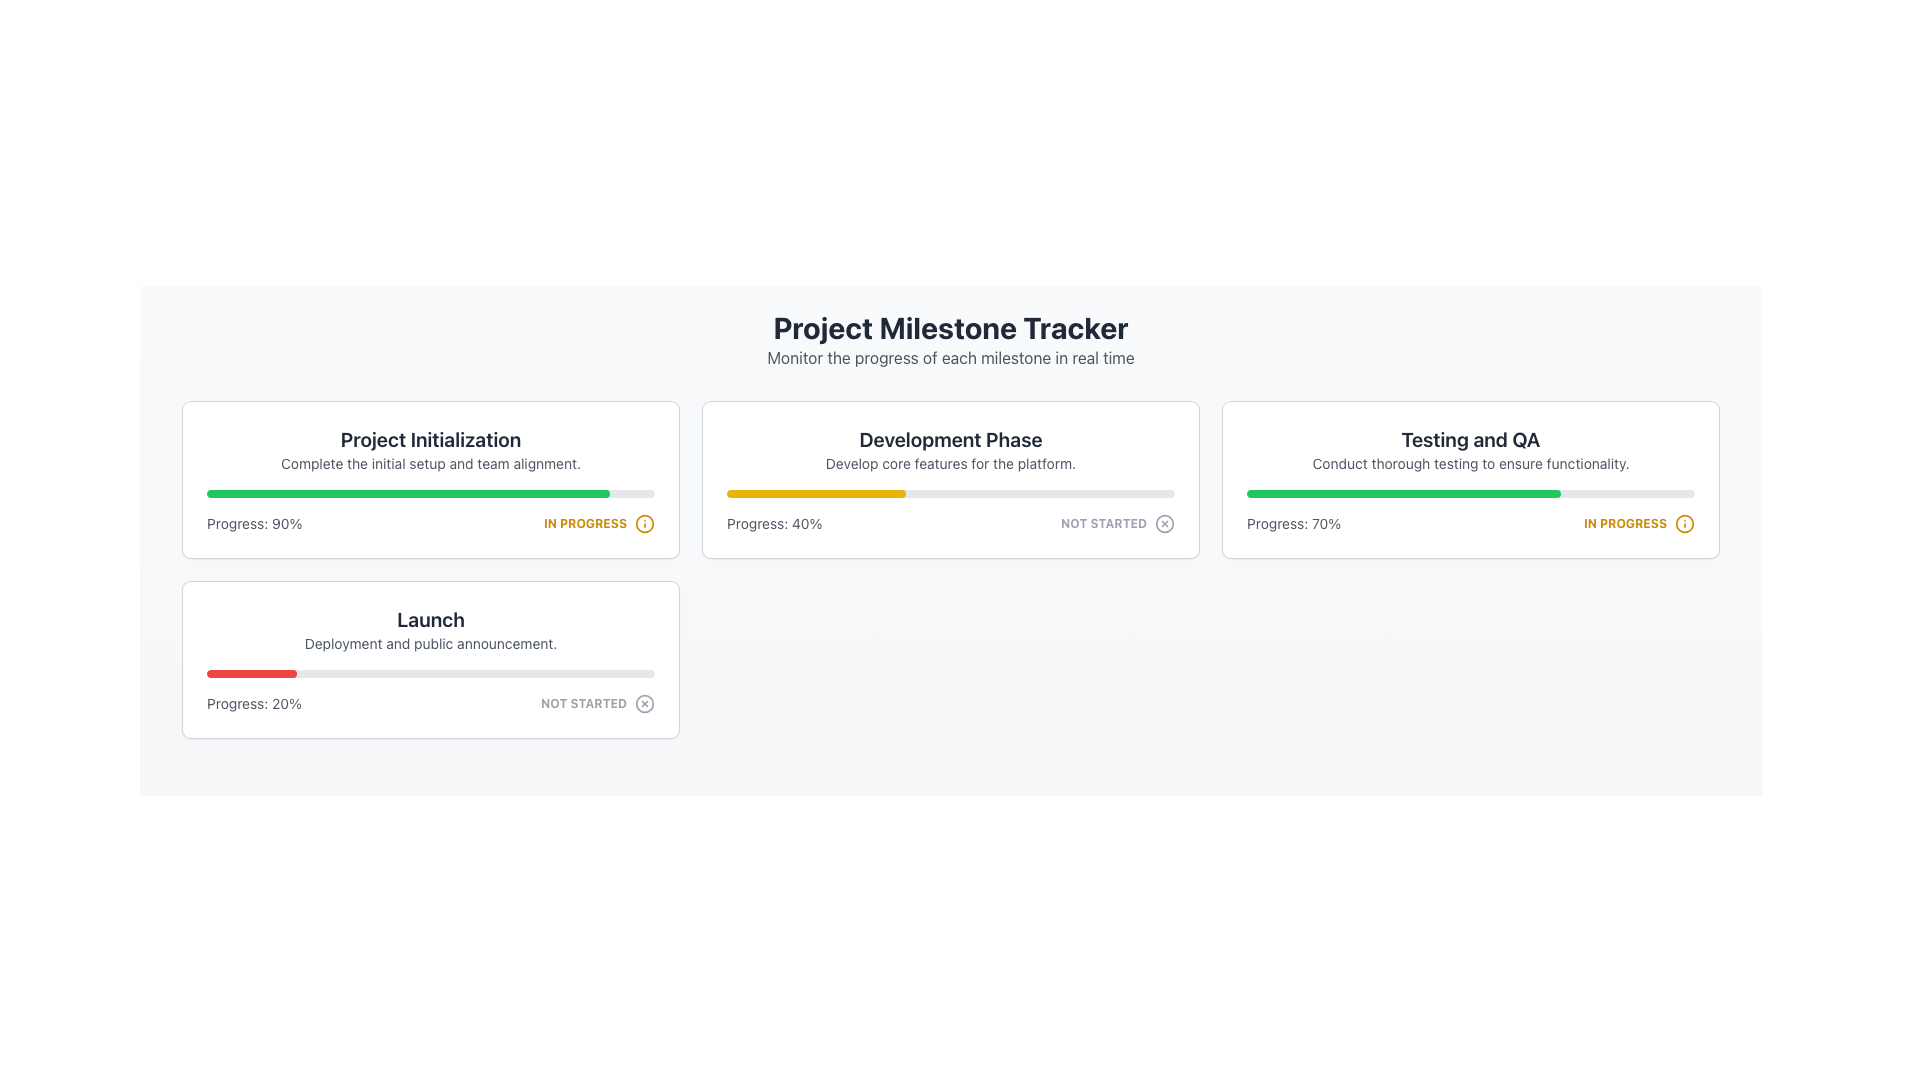  What do you see at coordinates (773, 523) in the screenshot?
I see `the text label displaying the progress percentage for the 'Development Phase' milestone, located at the bottom-left area of the section near the progress bar` at bounding box center [773, 523].